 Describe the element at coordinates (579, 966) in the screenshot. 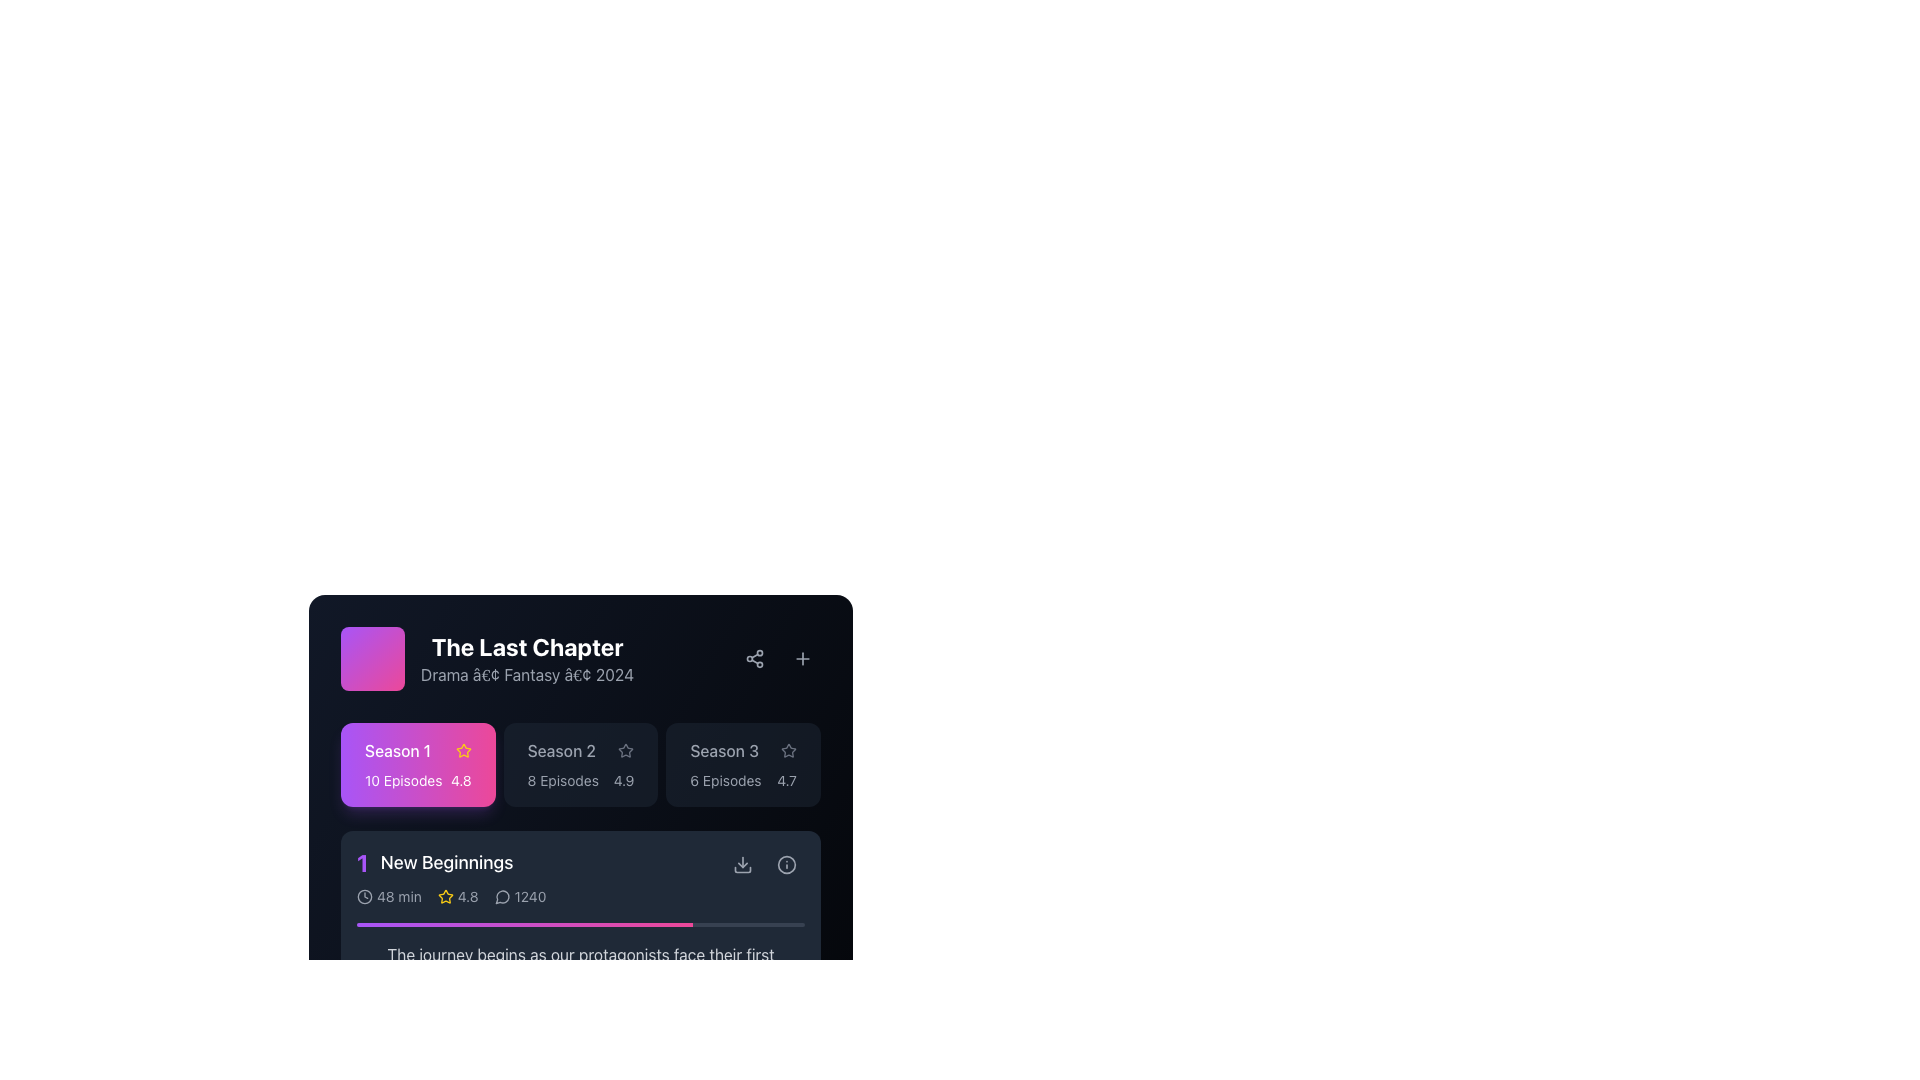

I see `the gray text label displaying 'The journey begins as our protagonists face their first challenge.', located below the progress bar and above playback and volume controls` at that location.